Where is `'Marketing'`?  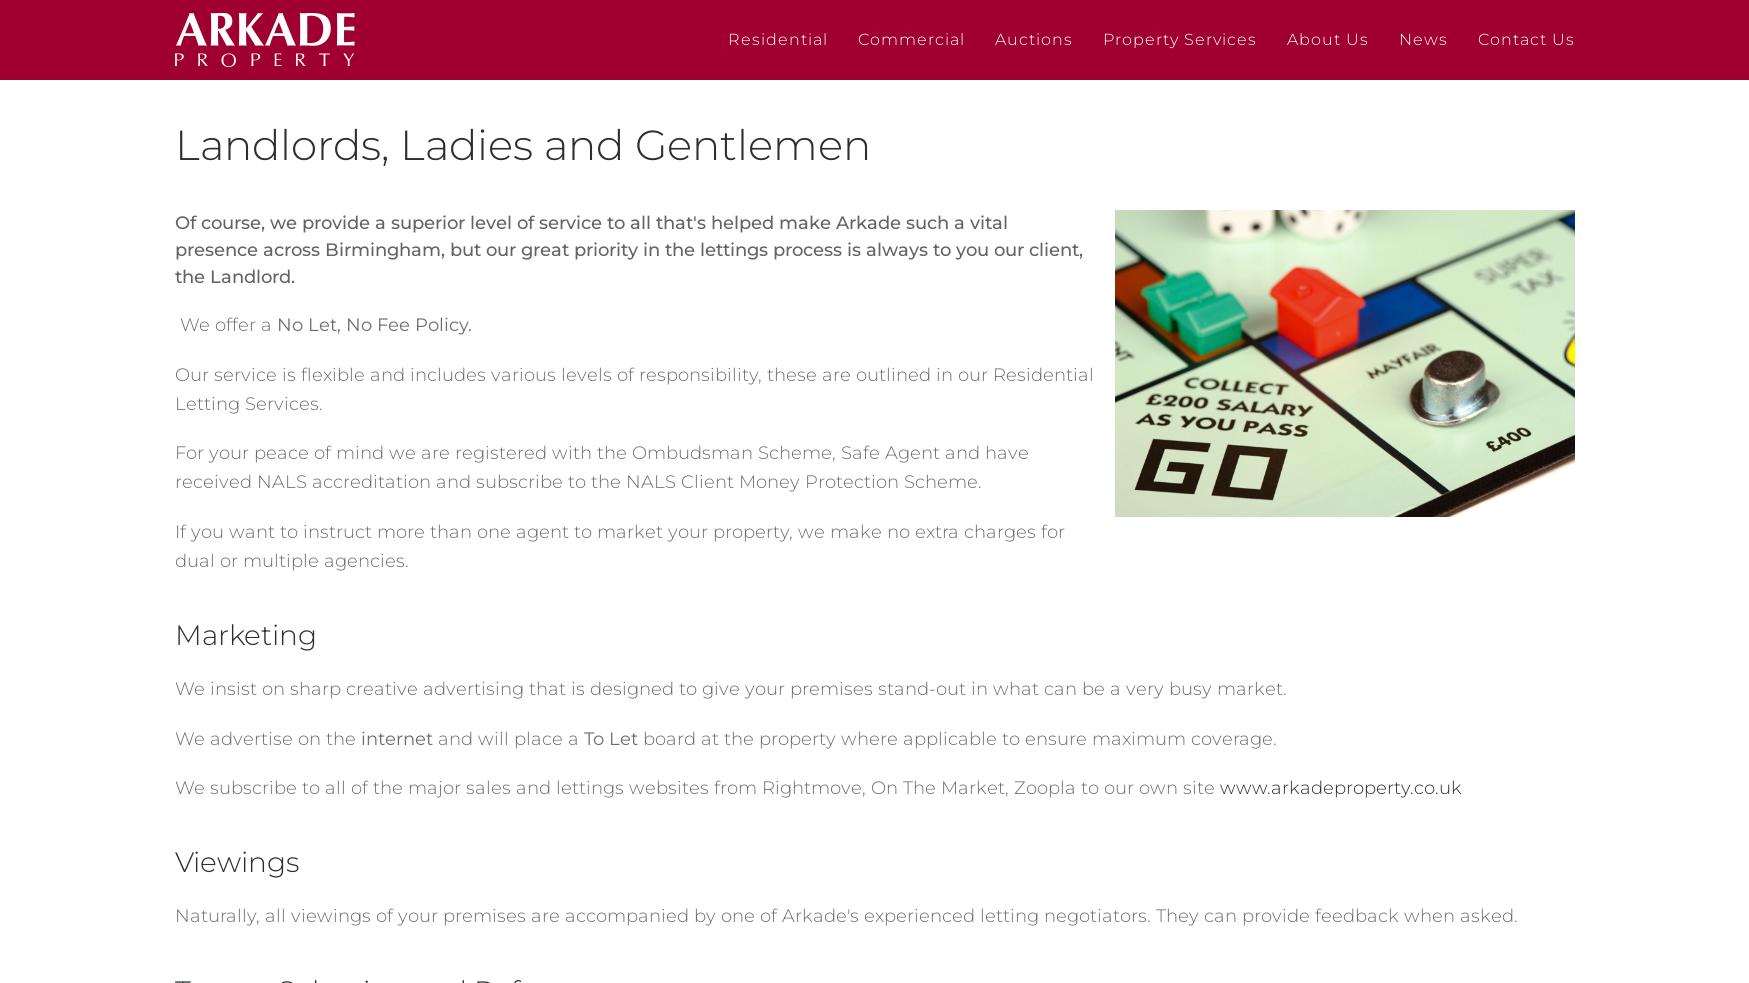 'Marketing' is located at coordinates (245, 635).